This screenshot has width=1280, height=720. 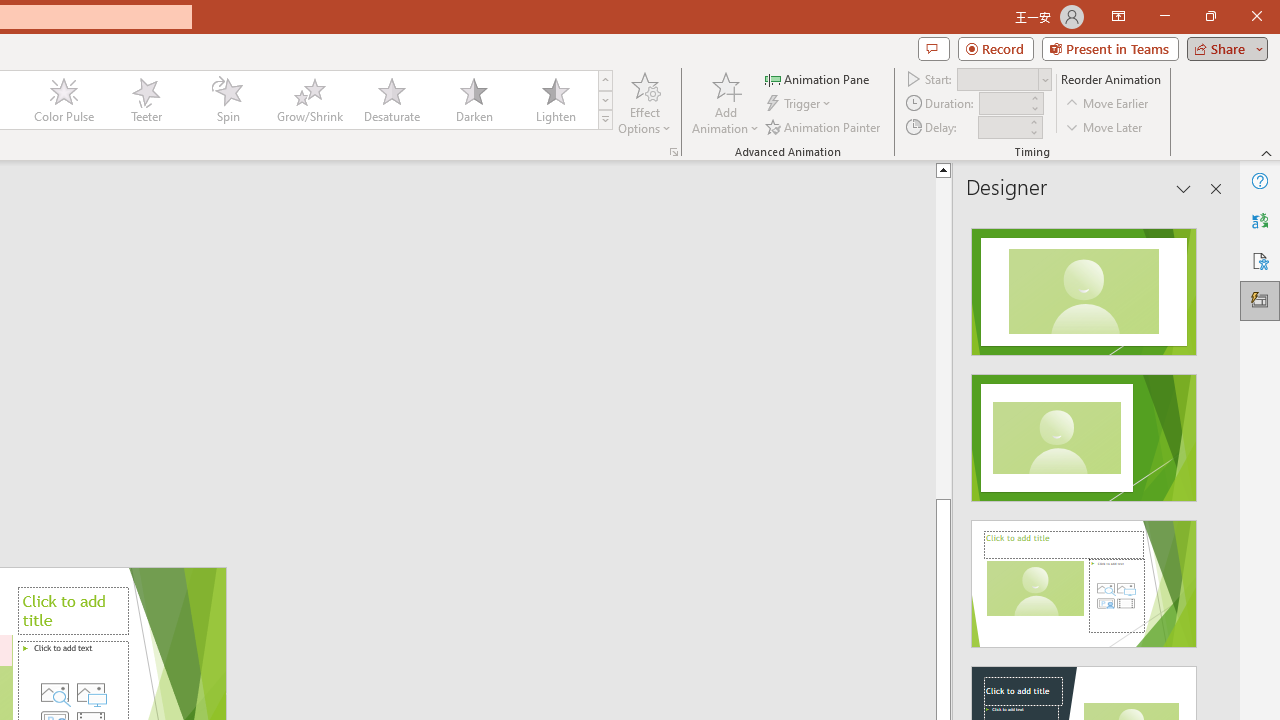 What do you see at coordinates (391, 100) in the screenshot?
I see `'Desaturate'` at bounding box center [391, 100].